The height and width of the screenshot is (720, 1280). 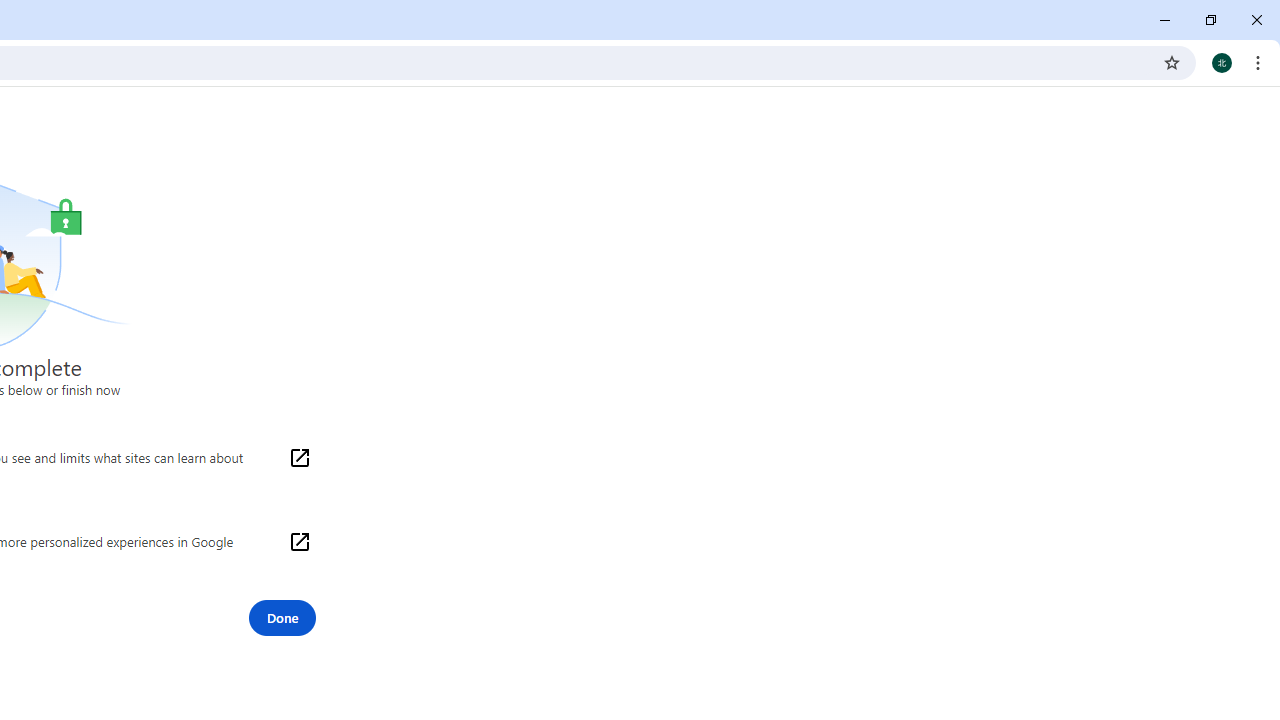 What do you see at coordinates (1171, 61) in the screenshot?
I see `'Bookmark this tab'` at bounding box center [1171, 61].